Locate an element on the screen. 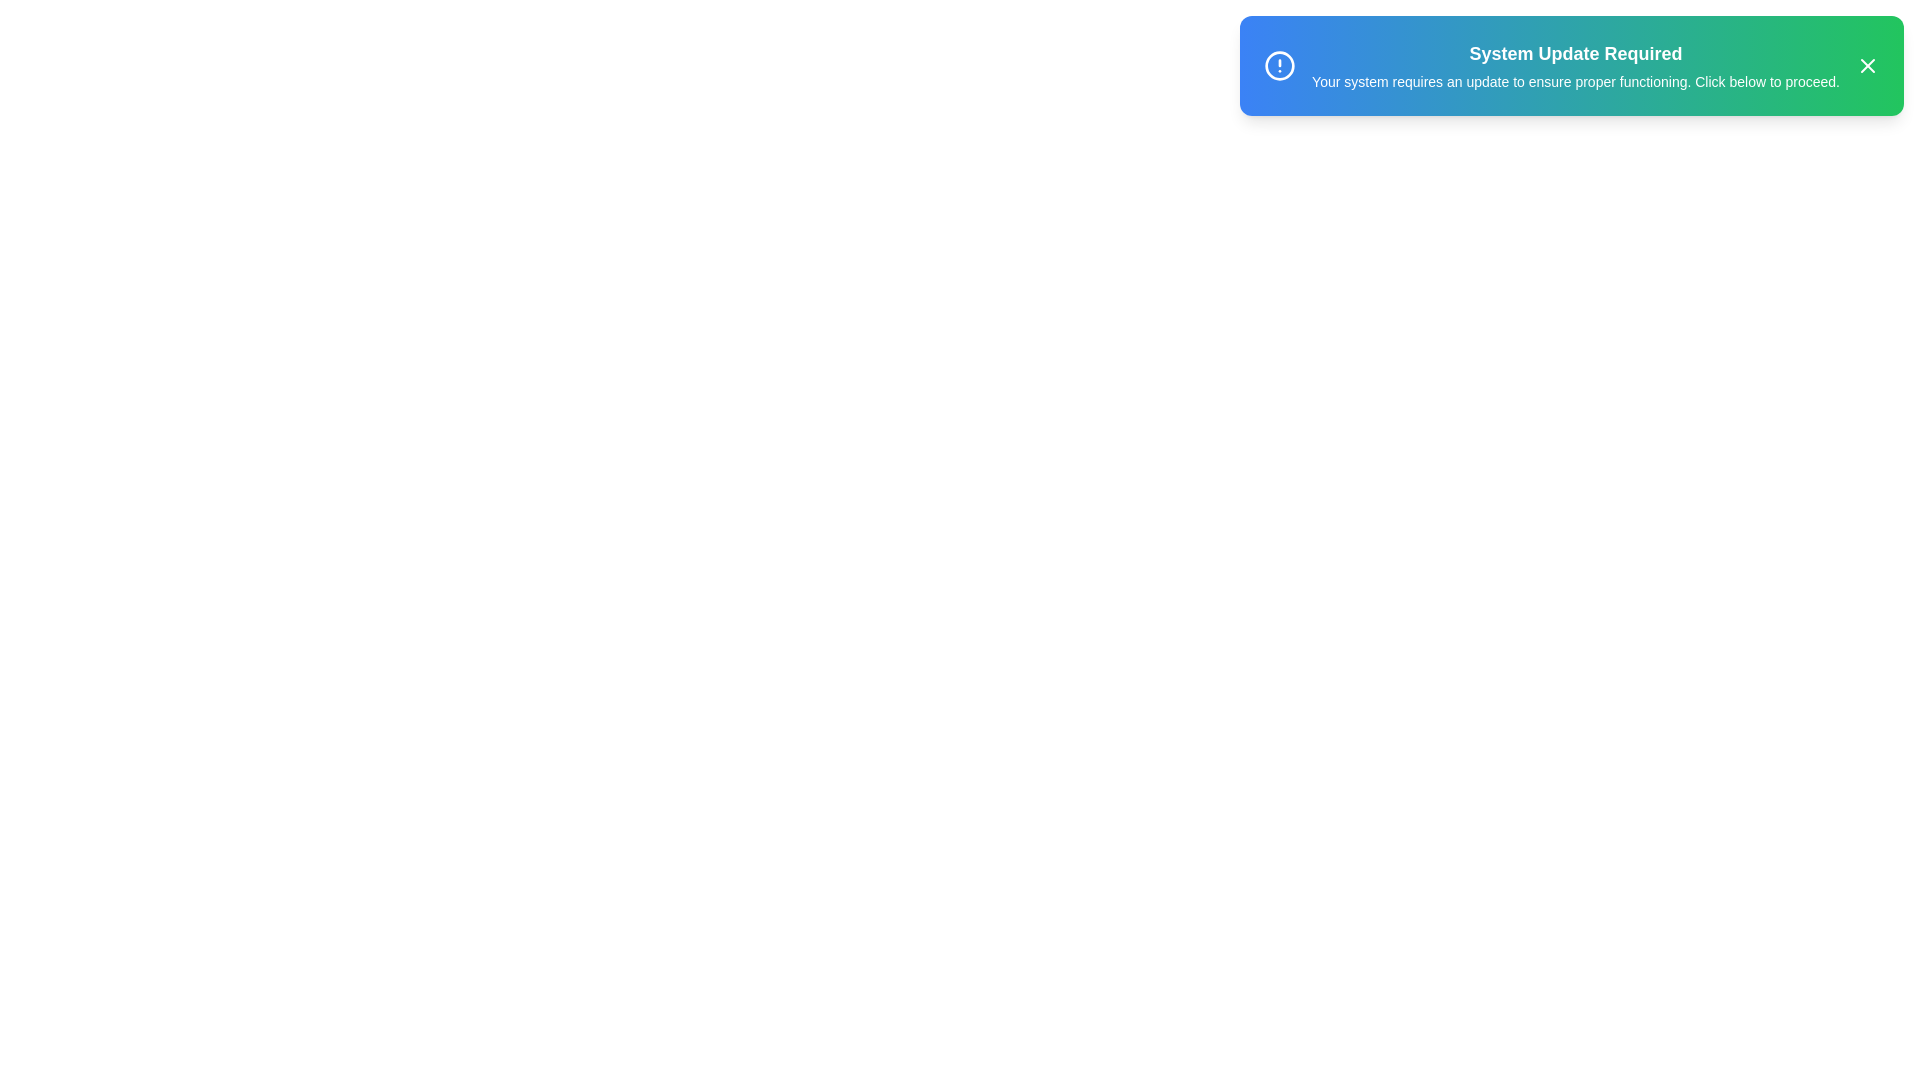 Image resolution: width=1920 pixels, height=1080 pixels. the alert icon in the snackbar is located at coordinates (1280, 64).